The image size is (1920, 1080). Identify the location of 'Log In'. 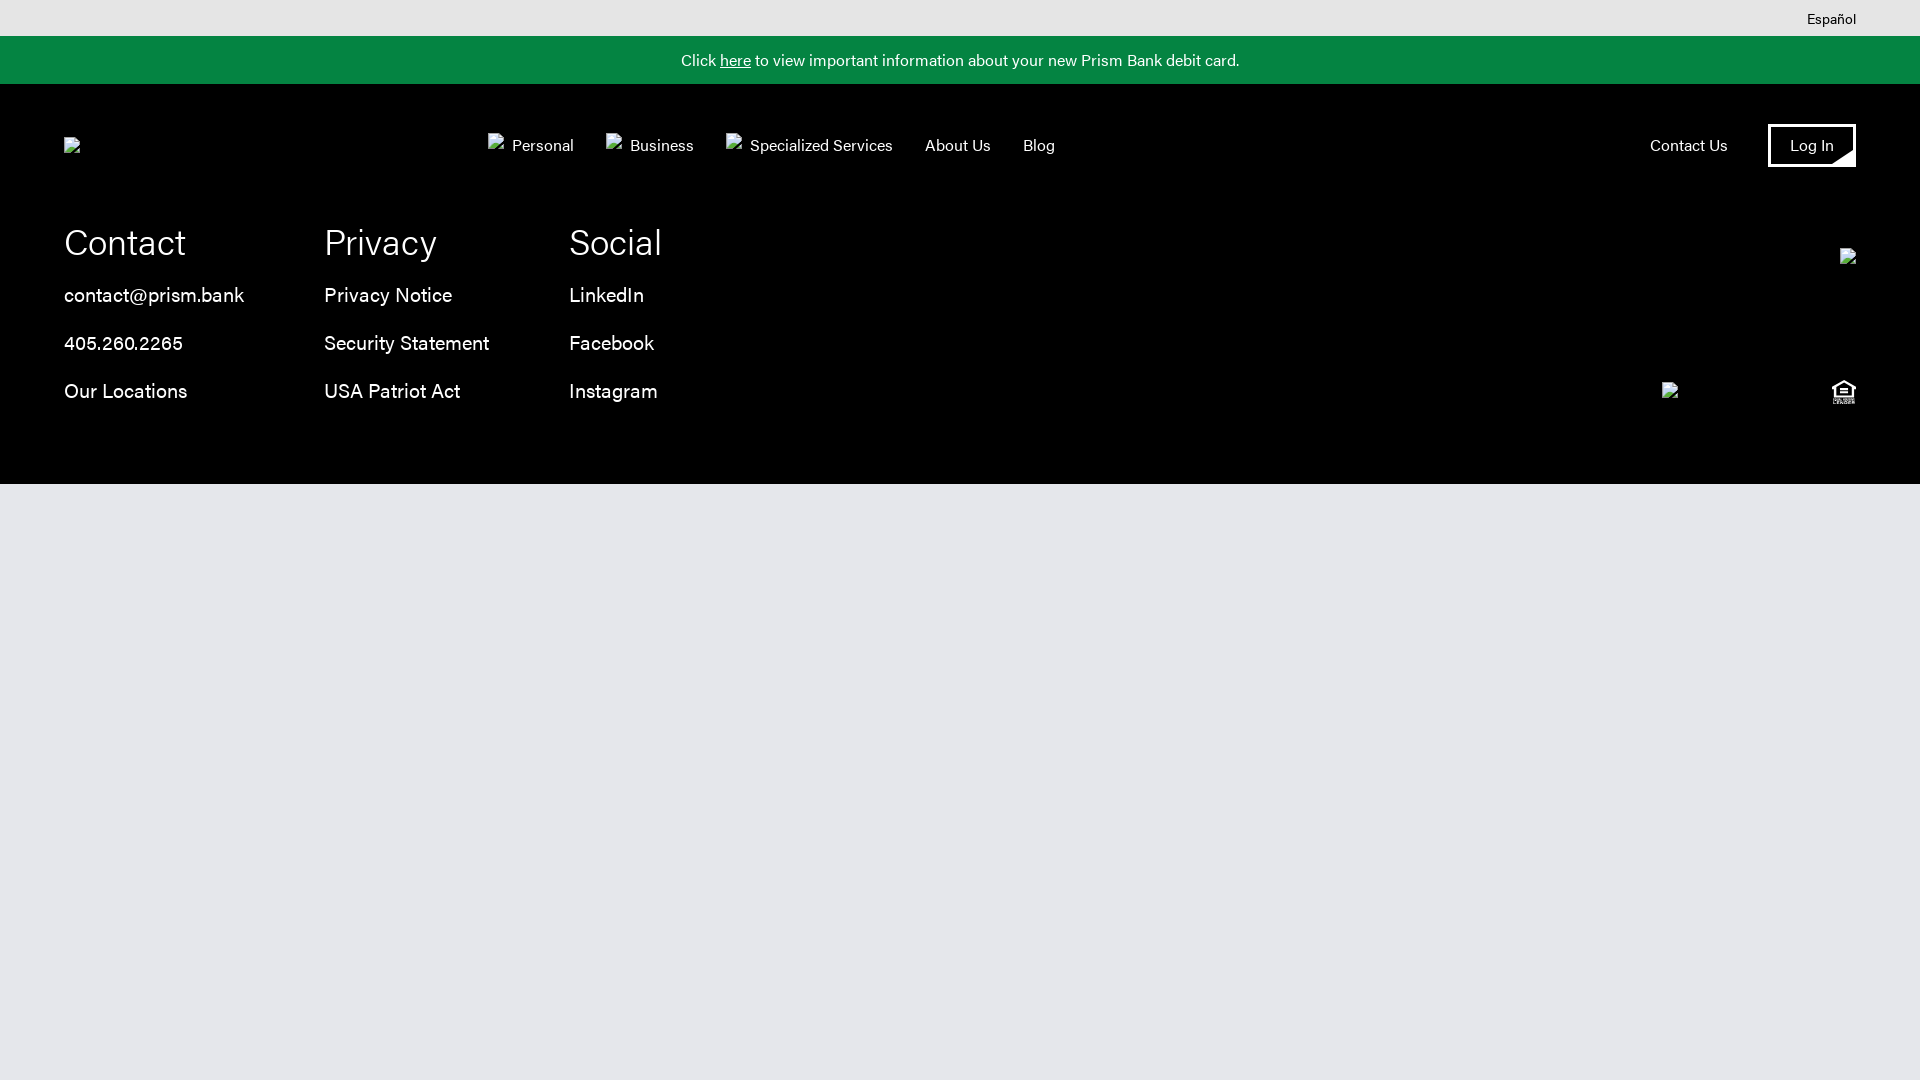
(1811, 144).